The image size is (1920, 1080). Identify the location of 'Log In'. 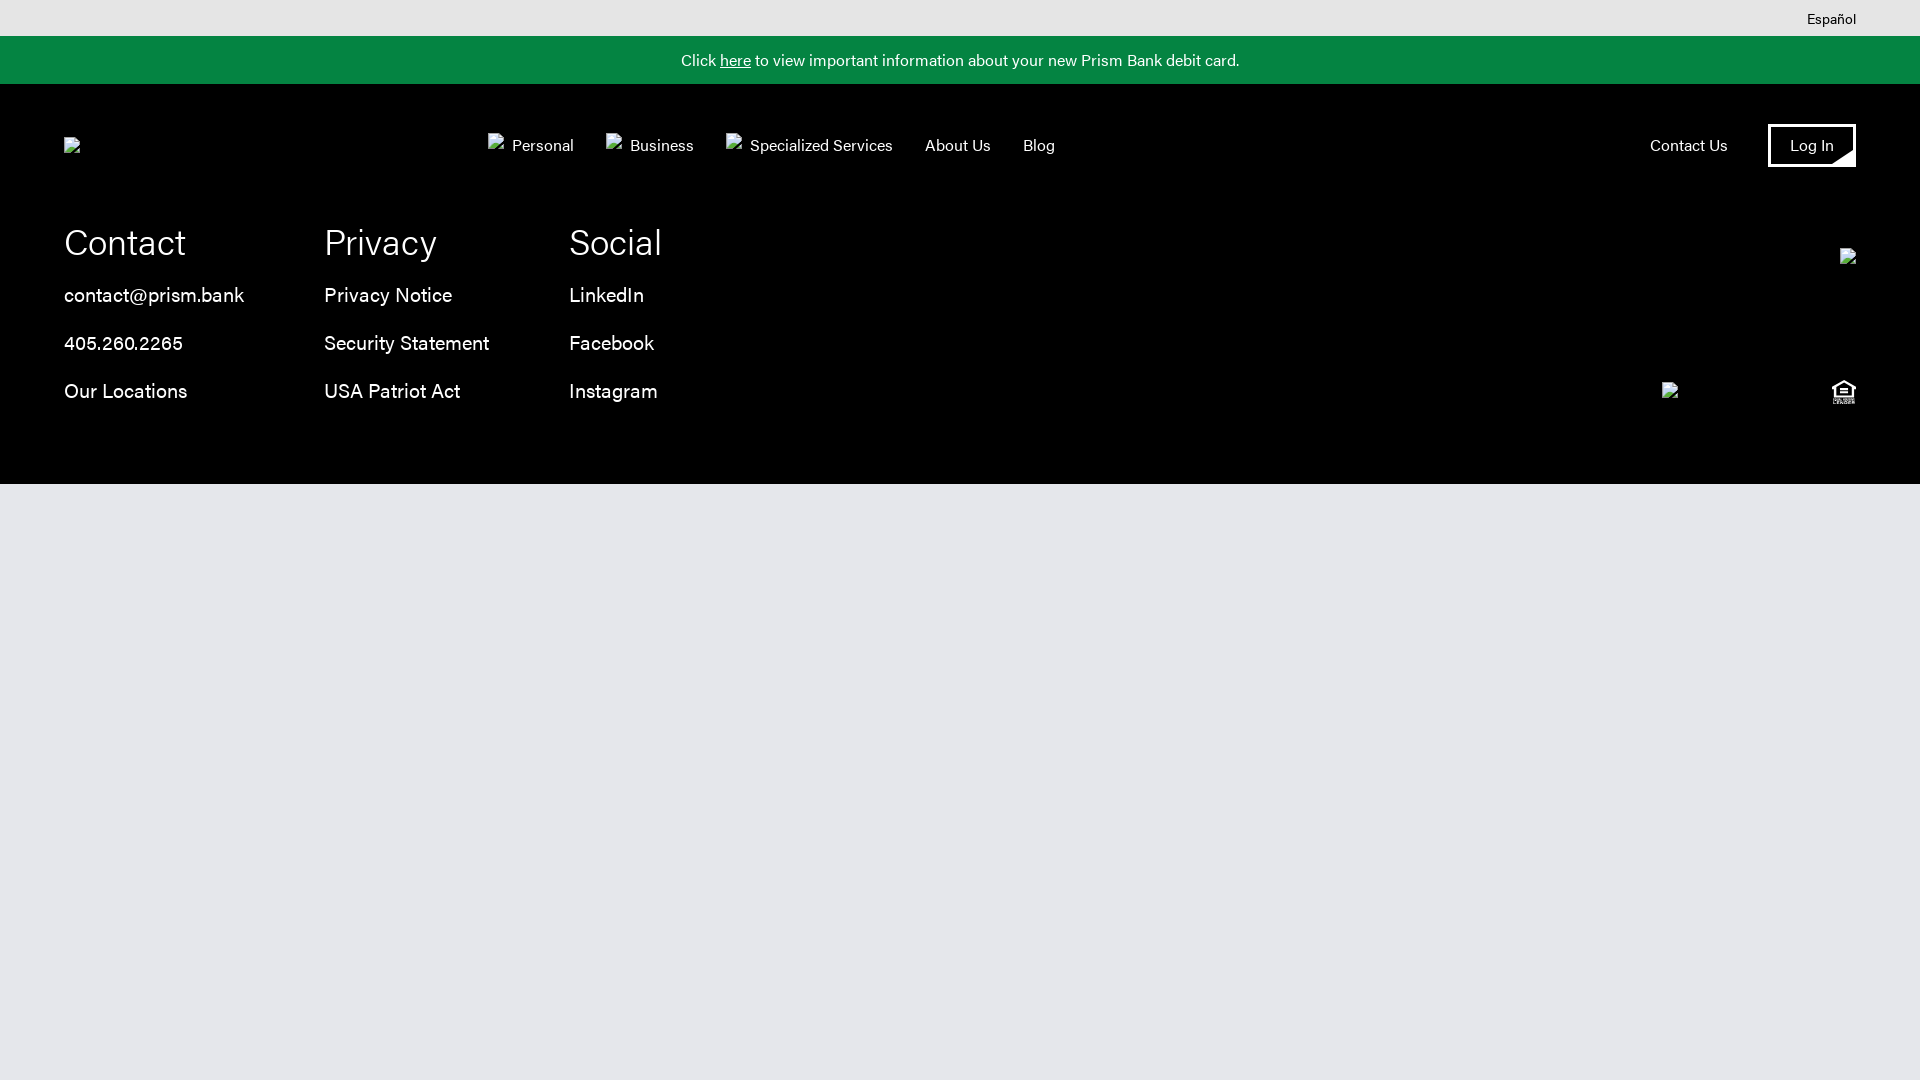
(1811, 144).